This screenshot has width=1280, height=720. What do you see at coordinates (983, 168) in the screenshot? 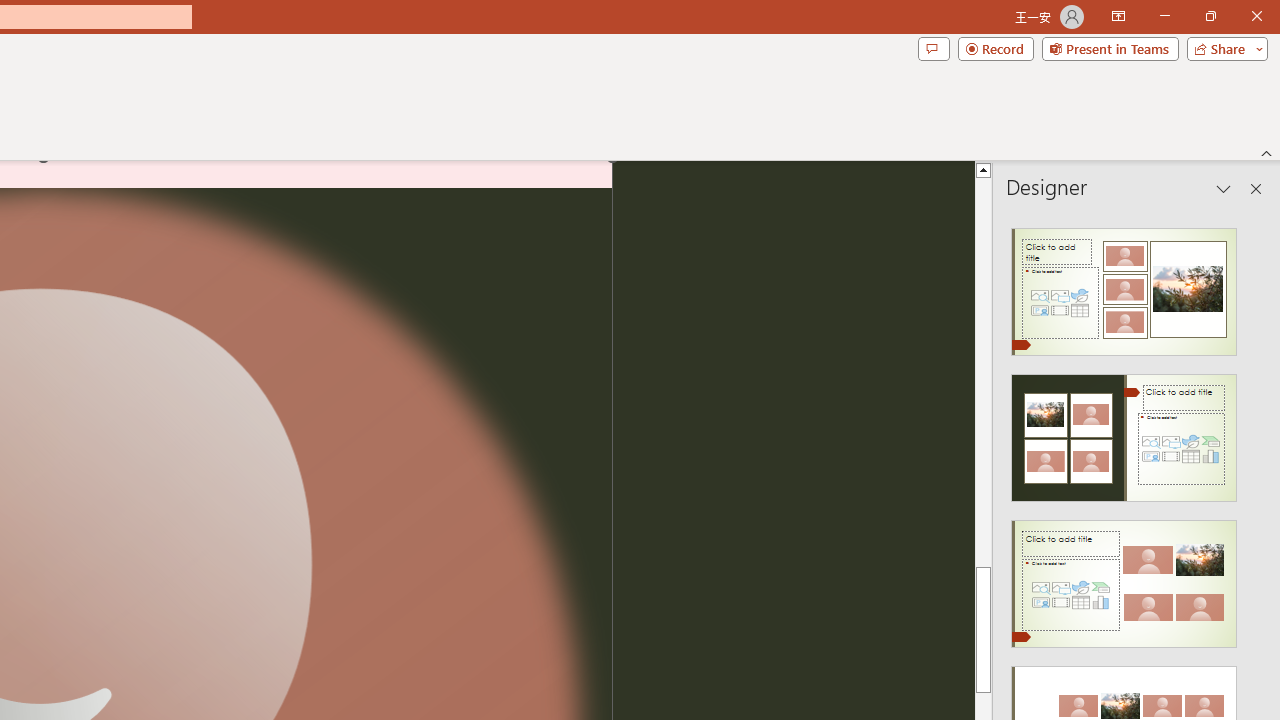
I see `'Line up'` at bounding box center [983, 168].